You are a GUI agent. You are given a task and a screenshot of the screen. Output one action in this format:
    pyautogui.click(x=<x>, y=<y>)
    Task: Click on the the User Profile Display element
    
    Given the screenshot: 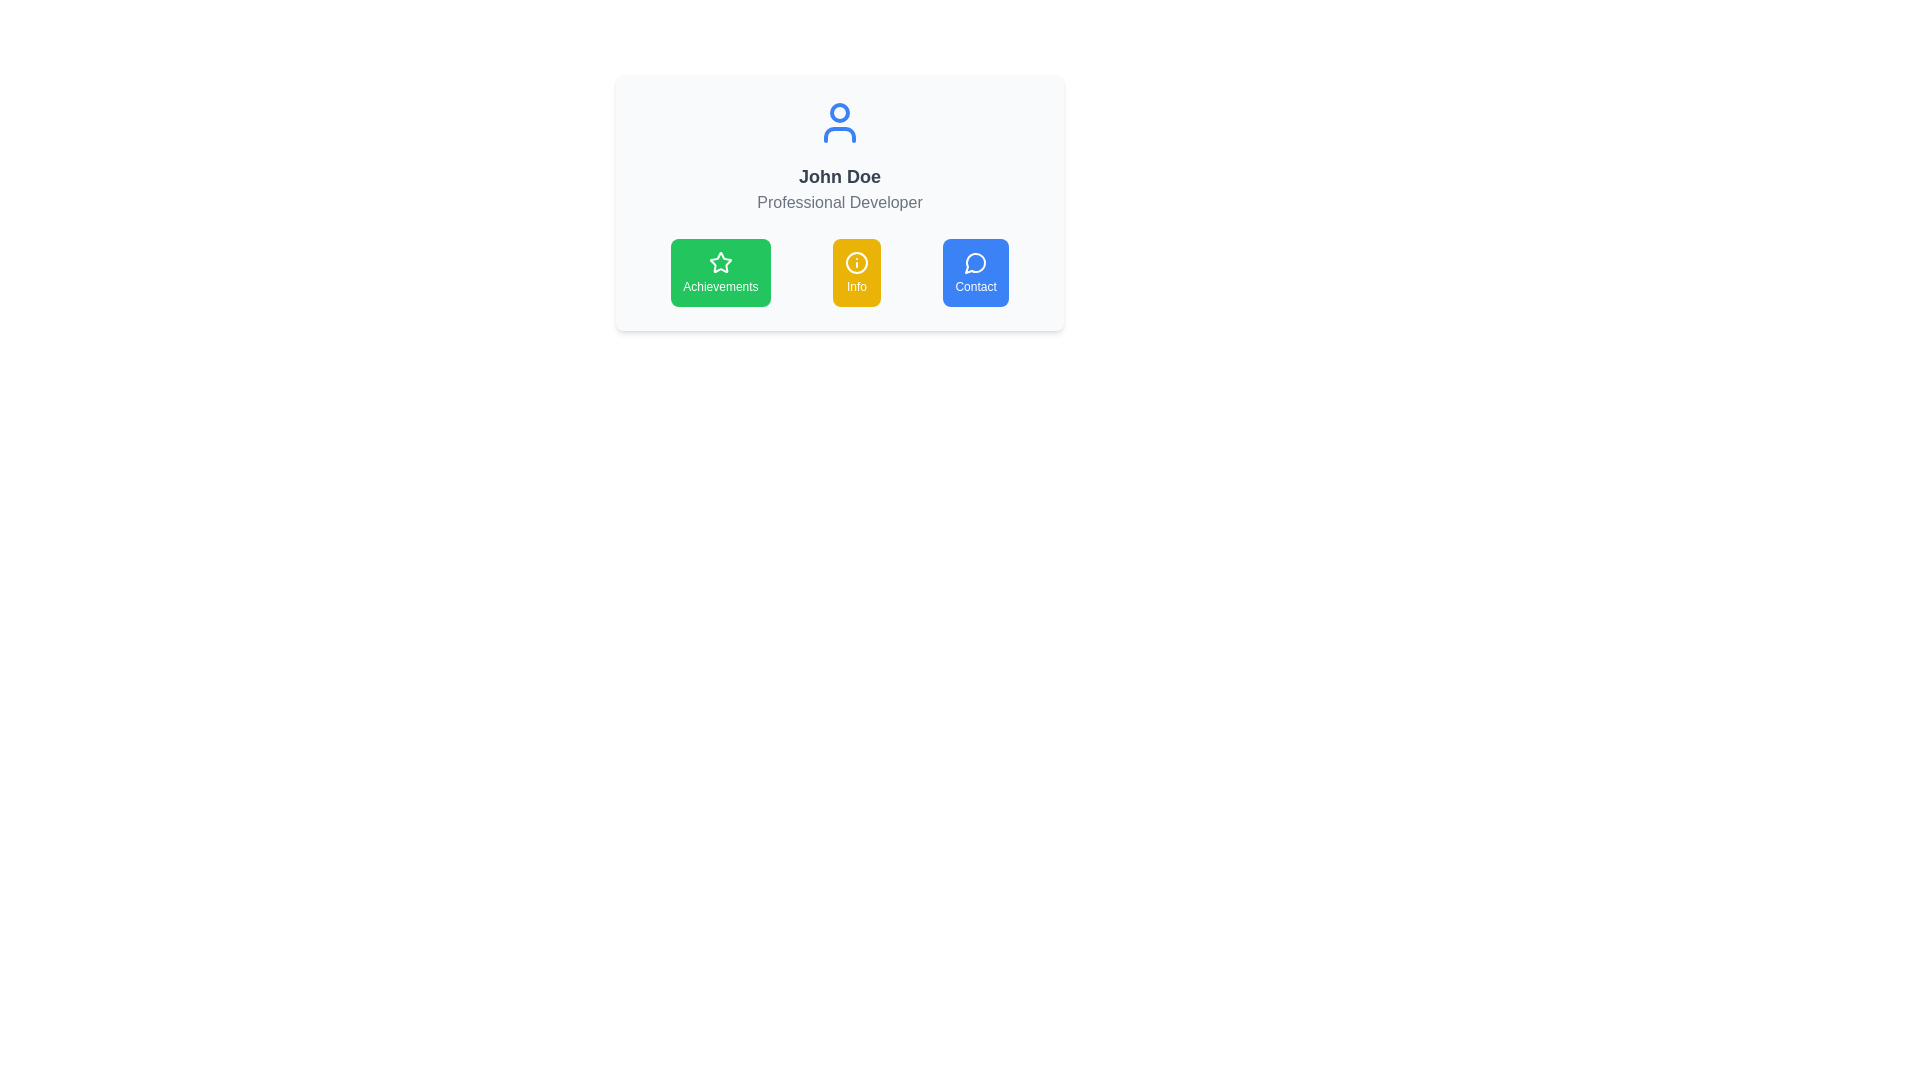 What is the action you would take?
    pyautogui.click(x=840, y=156)
    